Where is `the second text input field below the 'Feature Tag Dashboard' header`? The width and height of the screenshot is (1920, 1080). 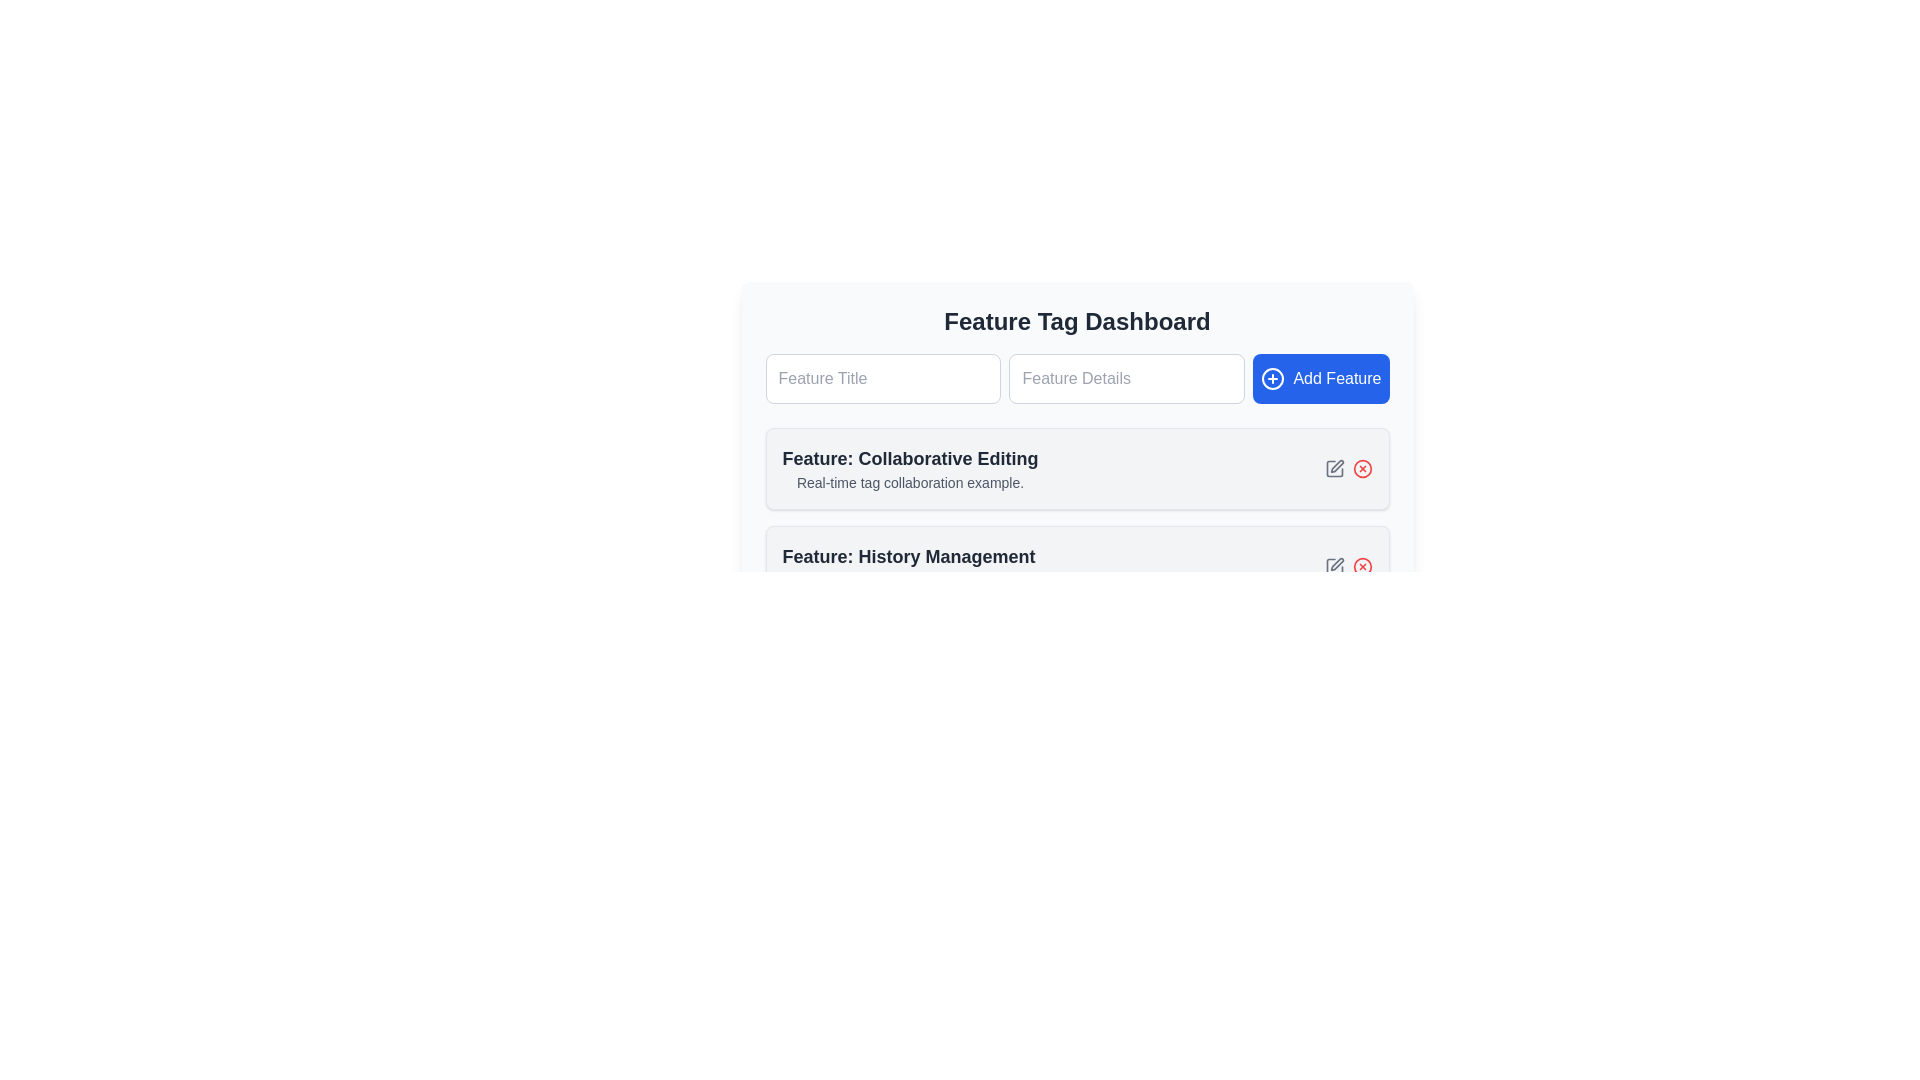
the second text input field below the 'Feature Tag Dashboard' header is located at coordinates (1076, 378).